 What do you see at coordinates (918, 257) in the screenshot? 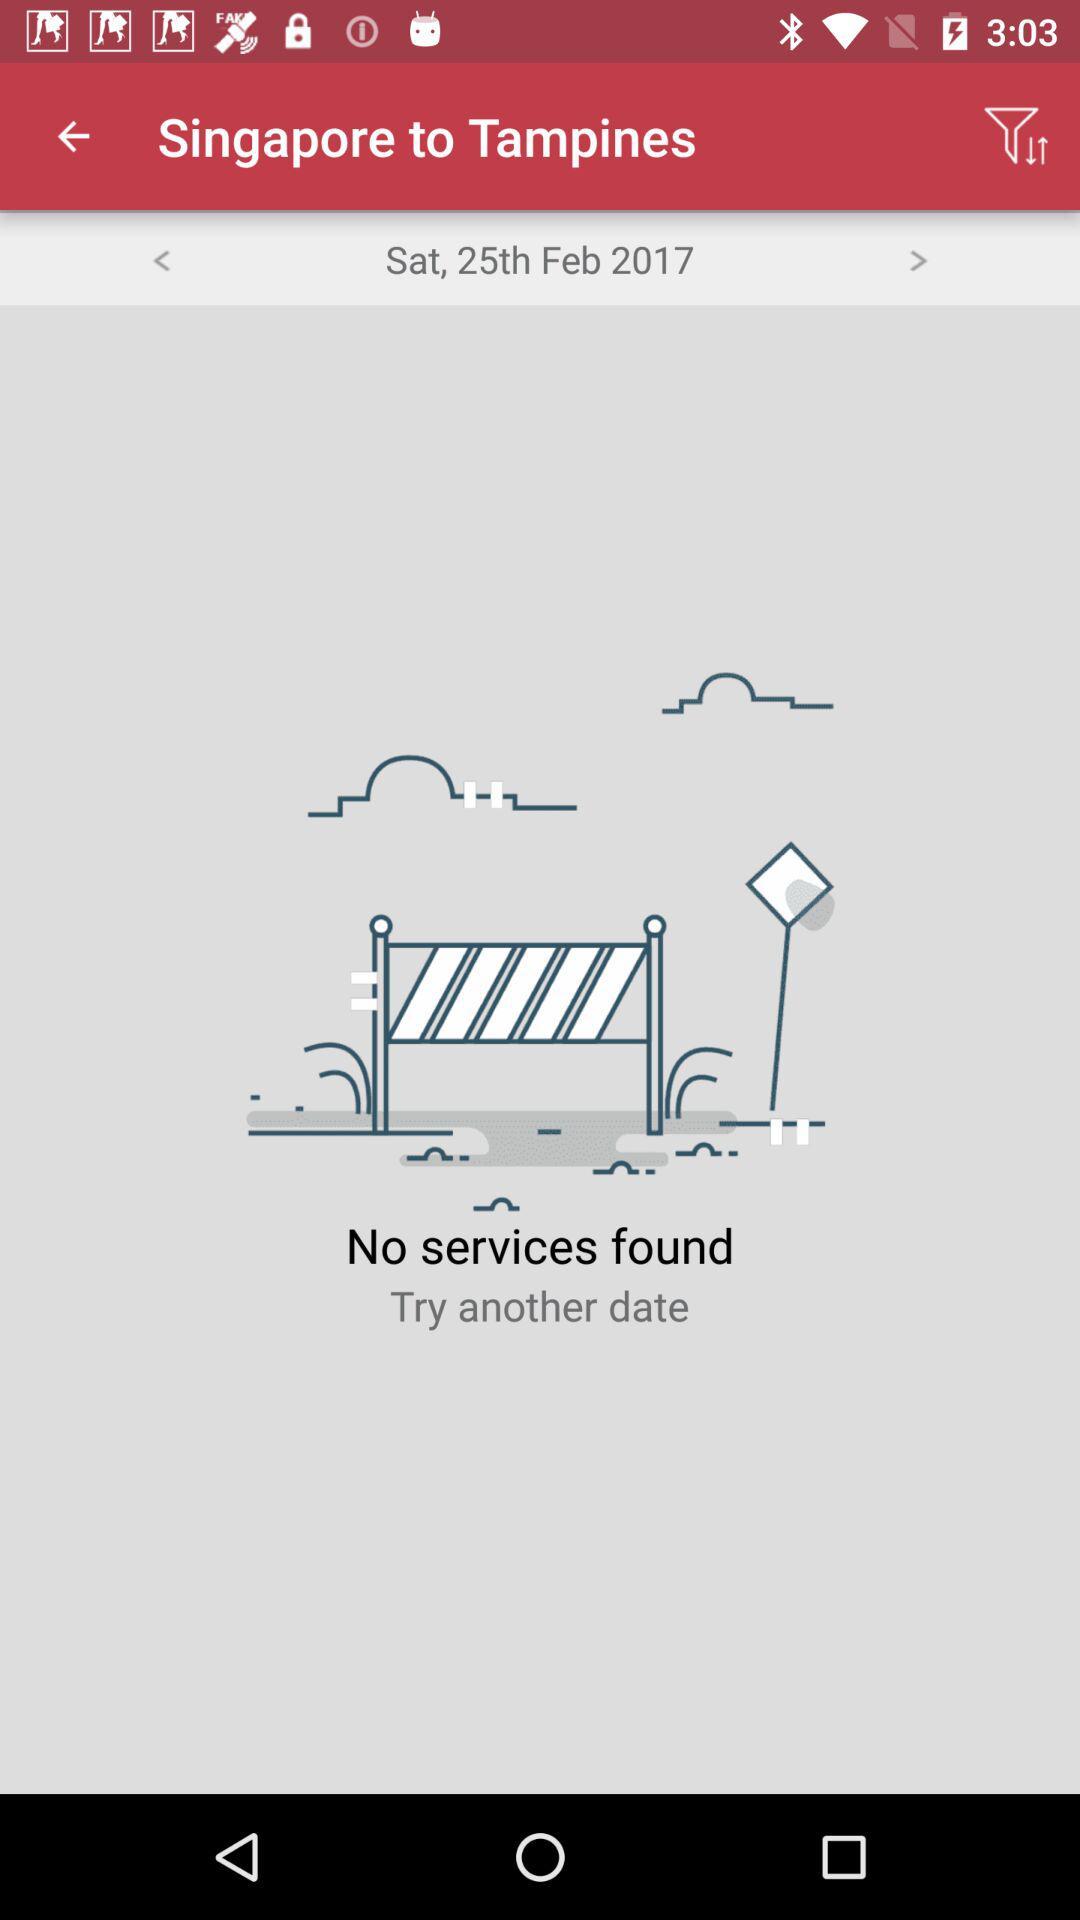
I see `go to` at bounding box center [918, 257].